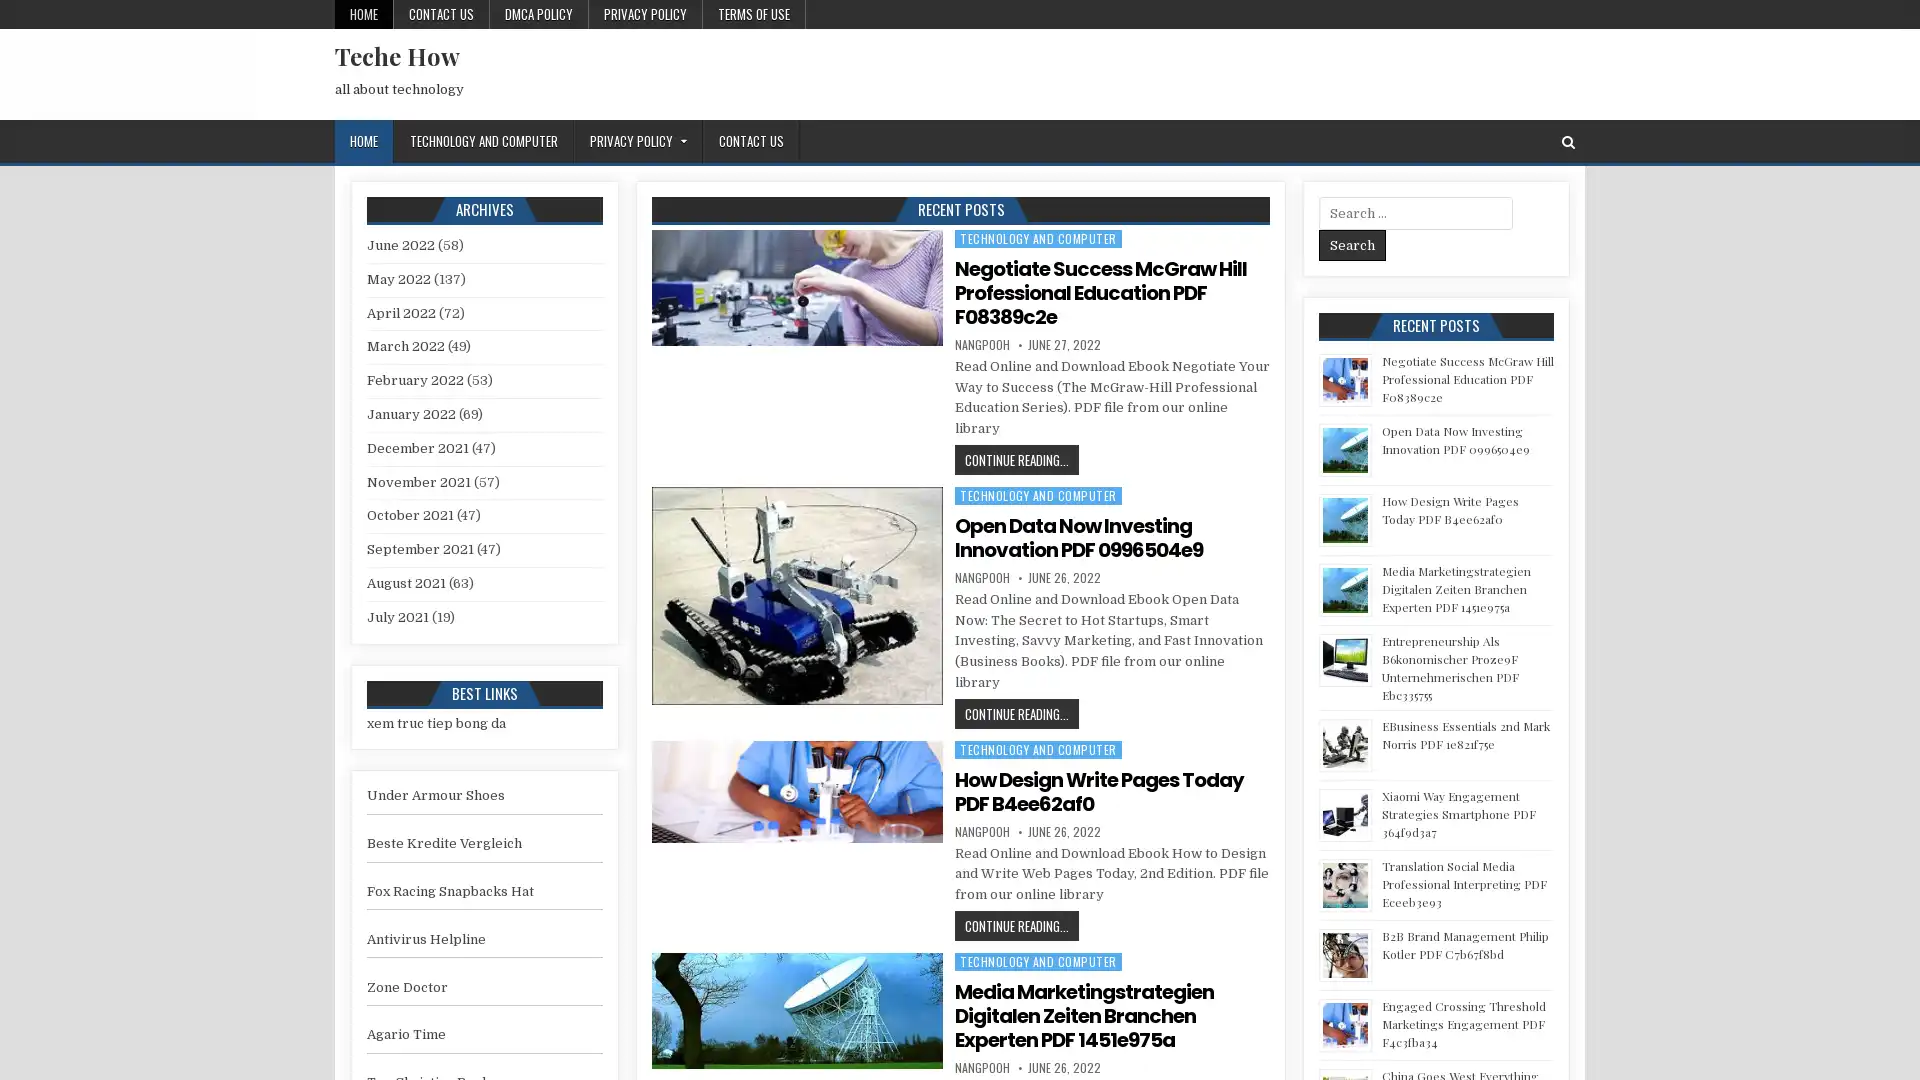 Image resolution: width=1920 pixels, height=1080 pixels. Describe the element at coordinates (1351, 244) in the screenshot. I see `Search` at that location.